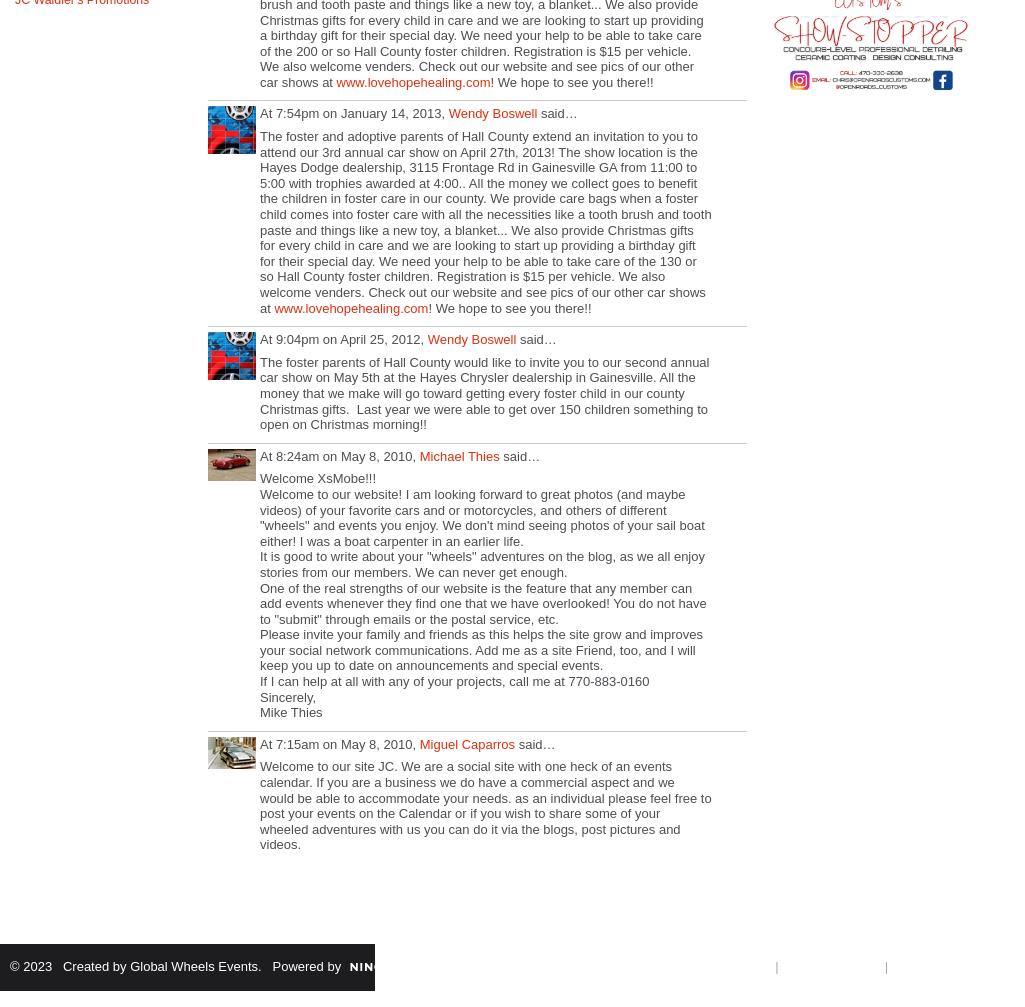  Describe the element at coordinates (353, 113) in the screenshot. I see `'At 7:54pm on January 14, 2013,'` at that location.